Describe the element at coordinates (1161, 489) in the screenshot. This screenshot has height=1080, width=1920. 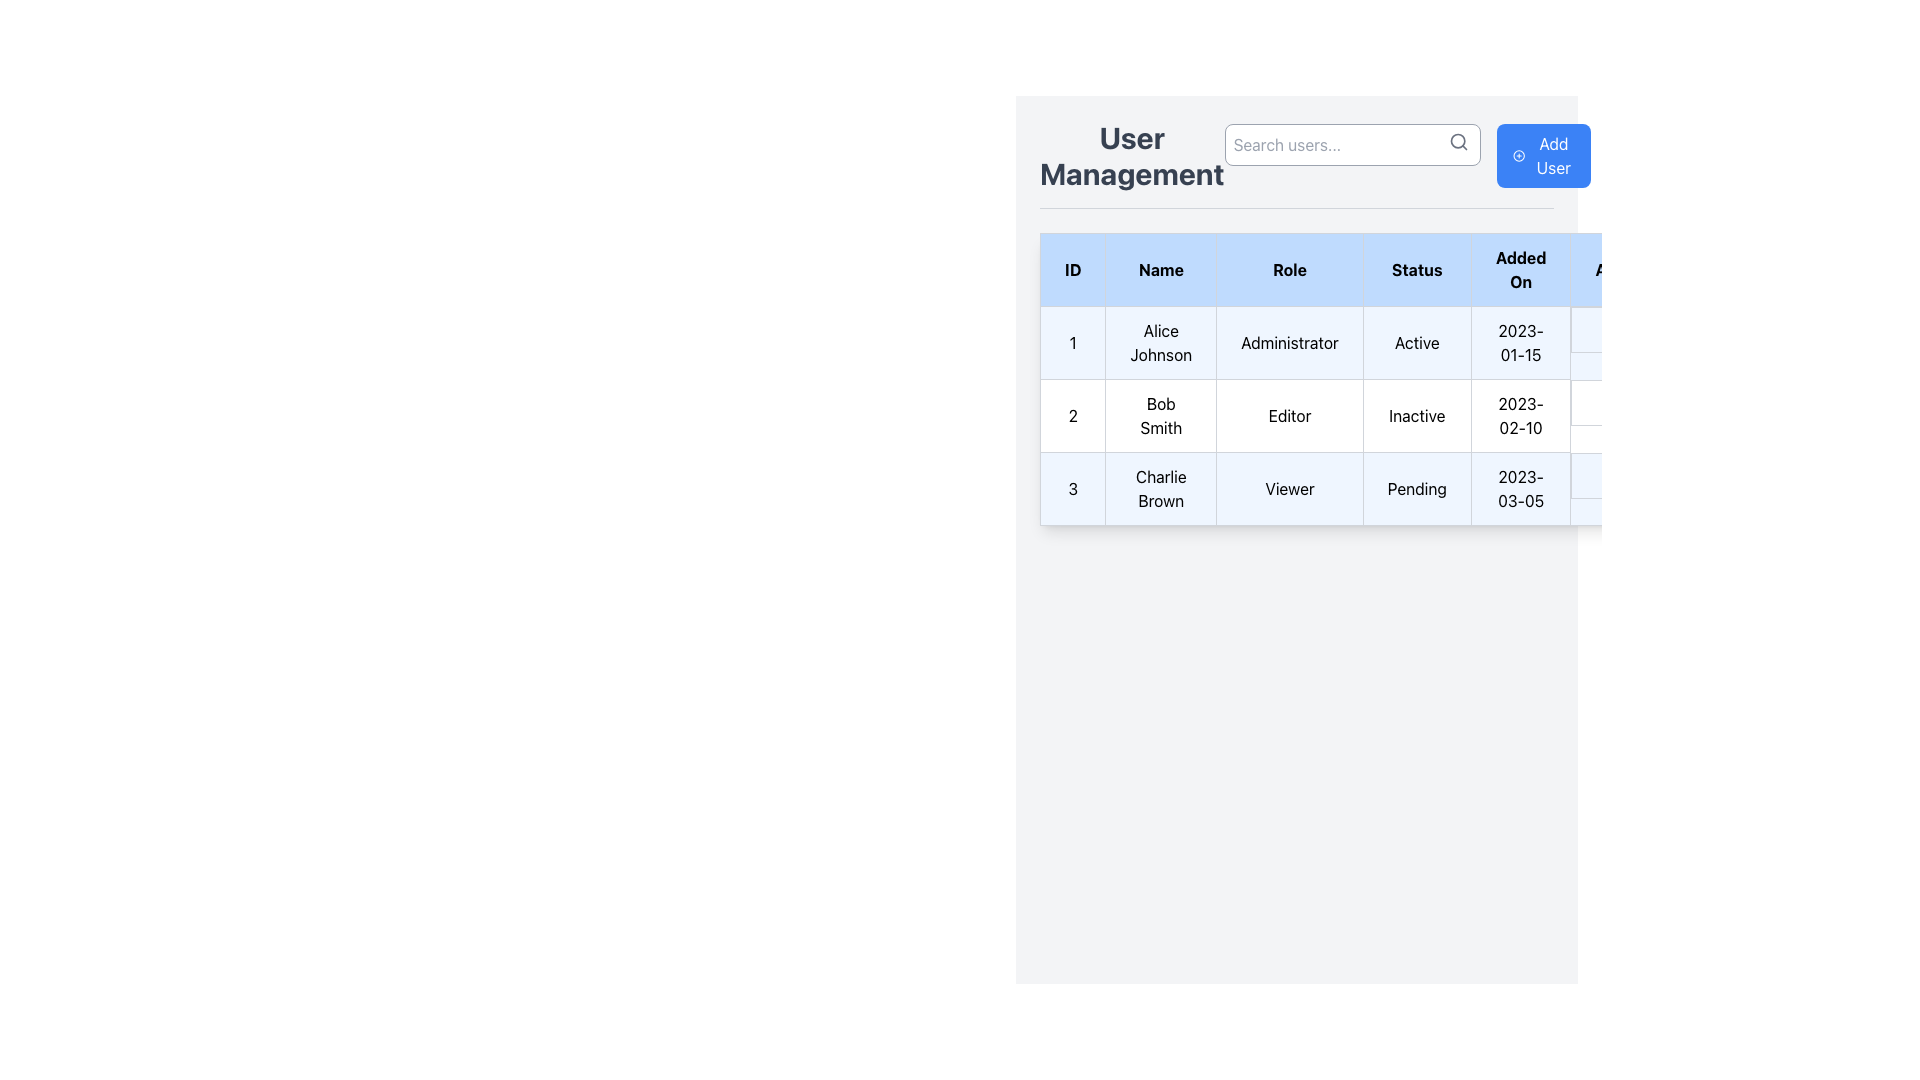
I see `text 'Charlie Brown' displayed in the table cell located in the second column of the third row in the 'User Management' interface` at that location.